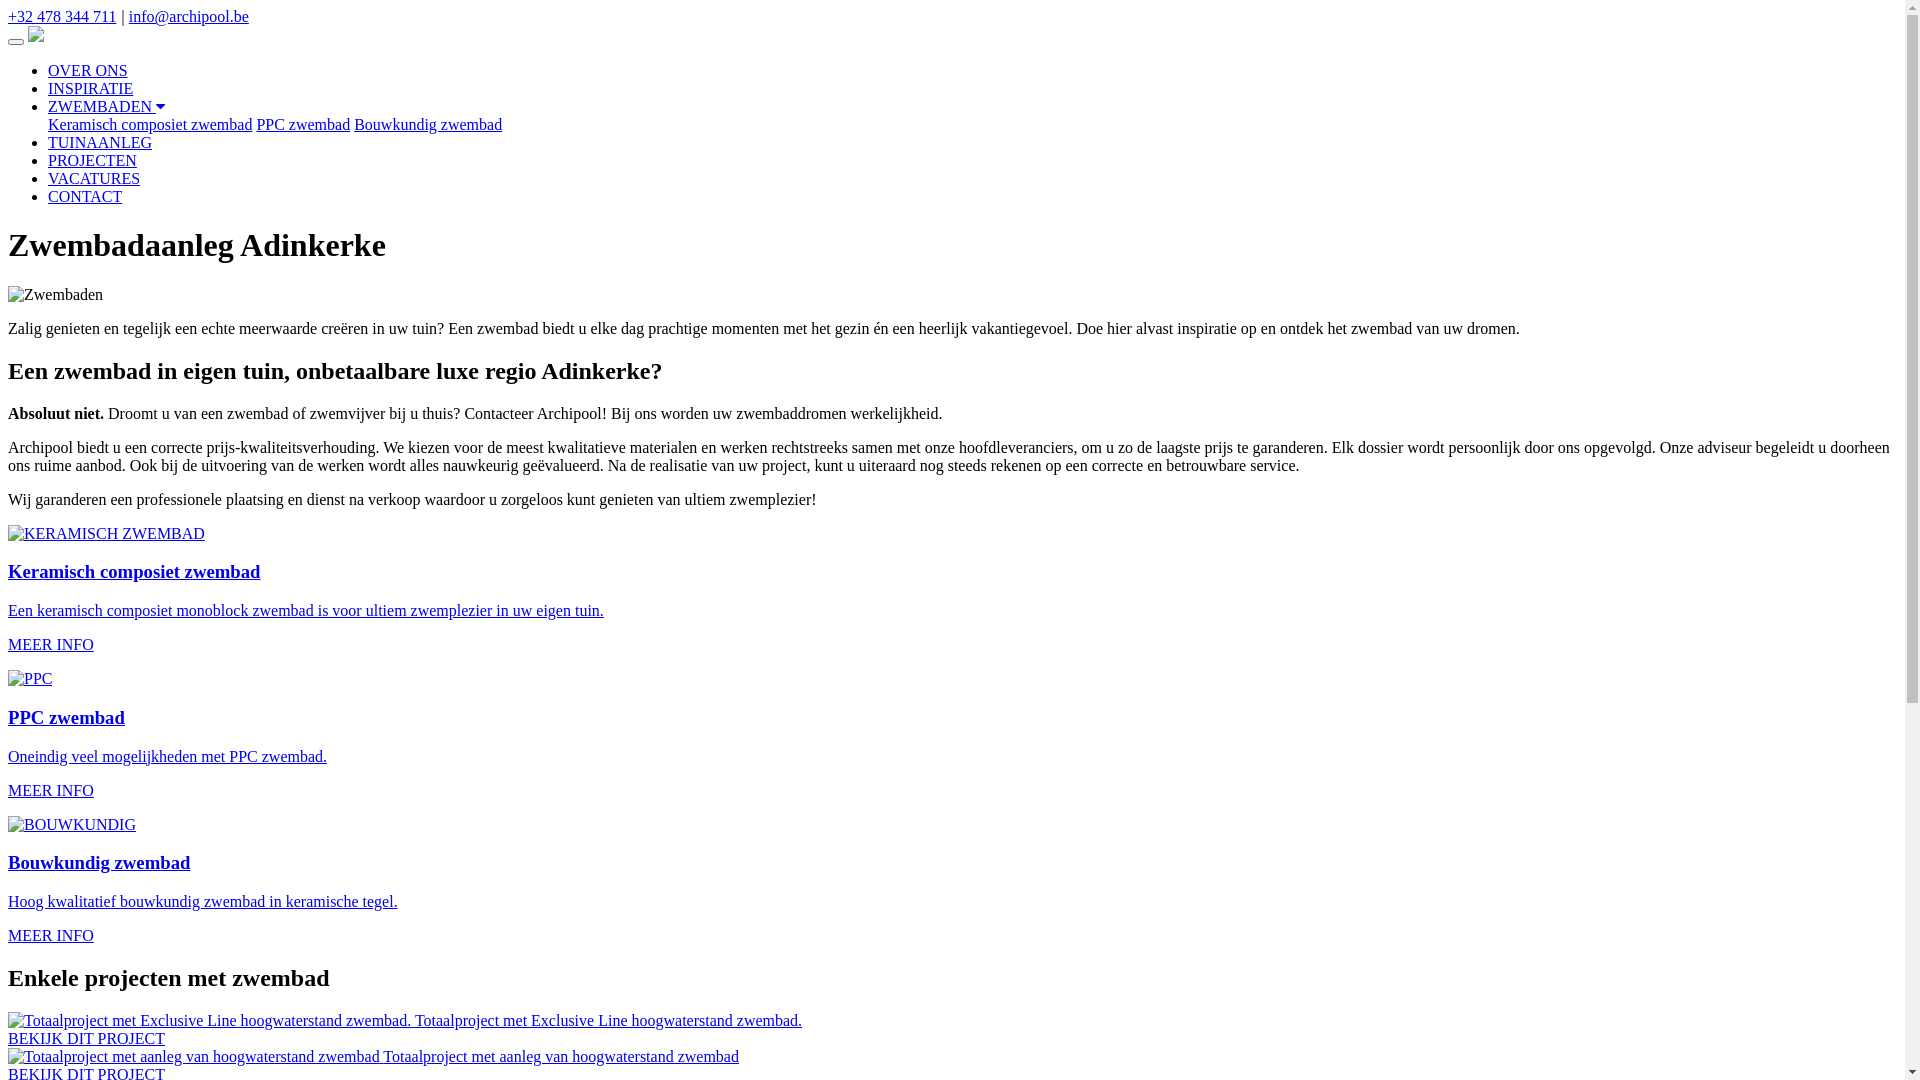 This screenshot has height=1080, width=1920. Describe the element at coordinates (48, 69) in the screenshot. I see `'OVER ONS'` at that location.